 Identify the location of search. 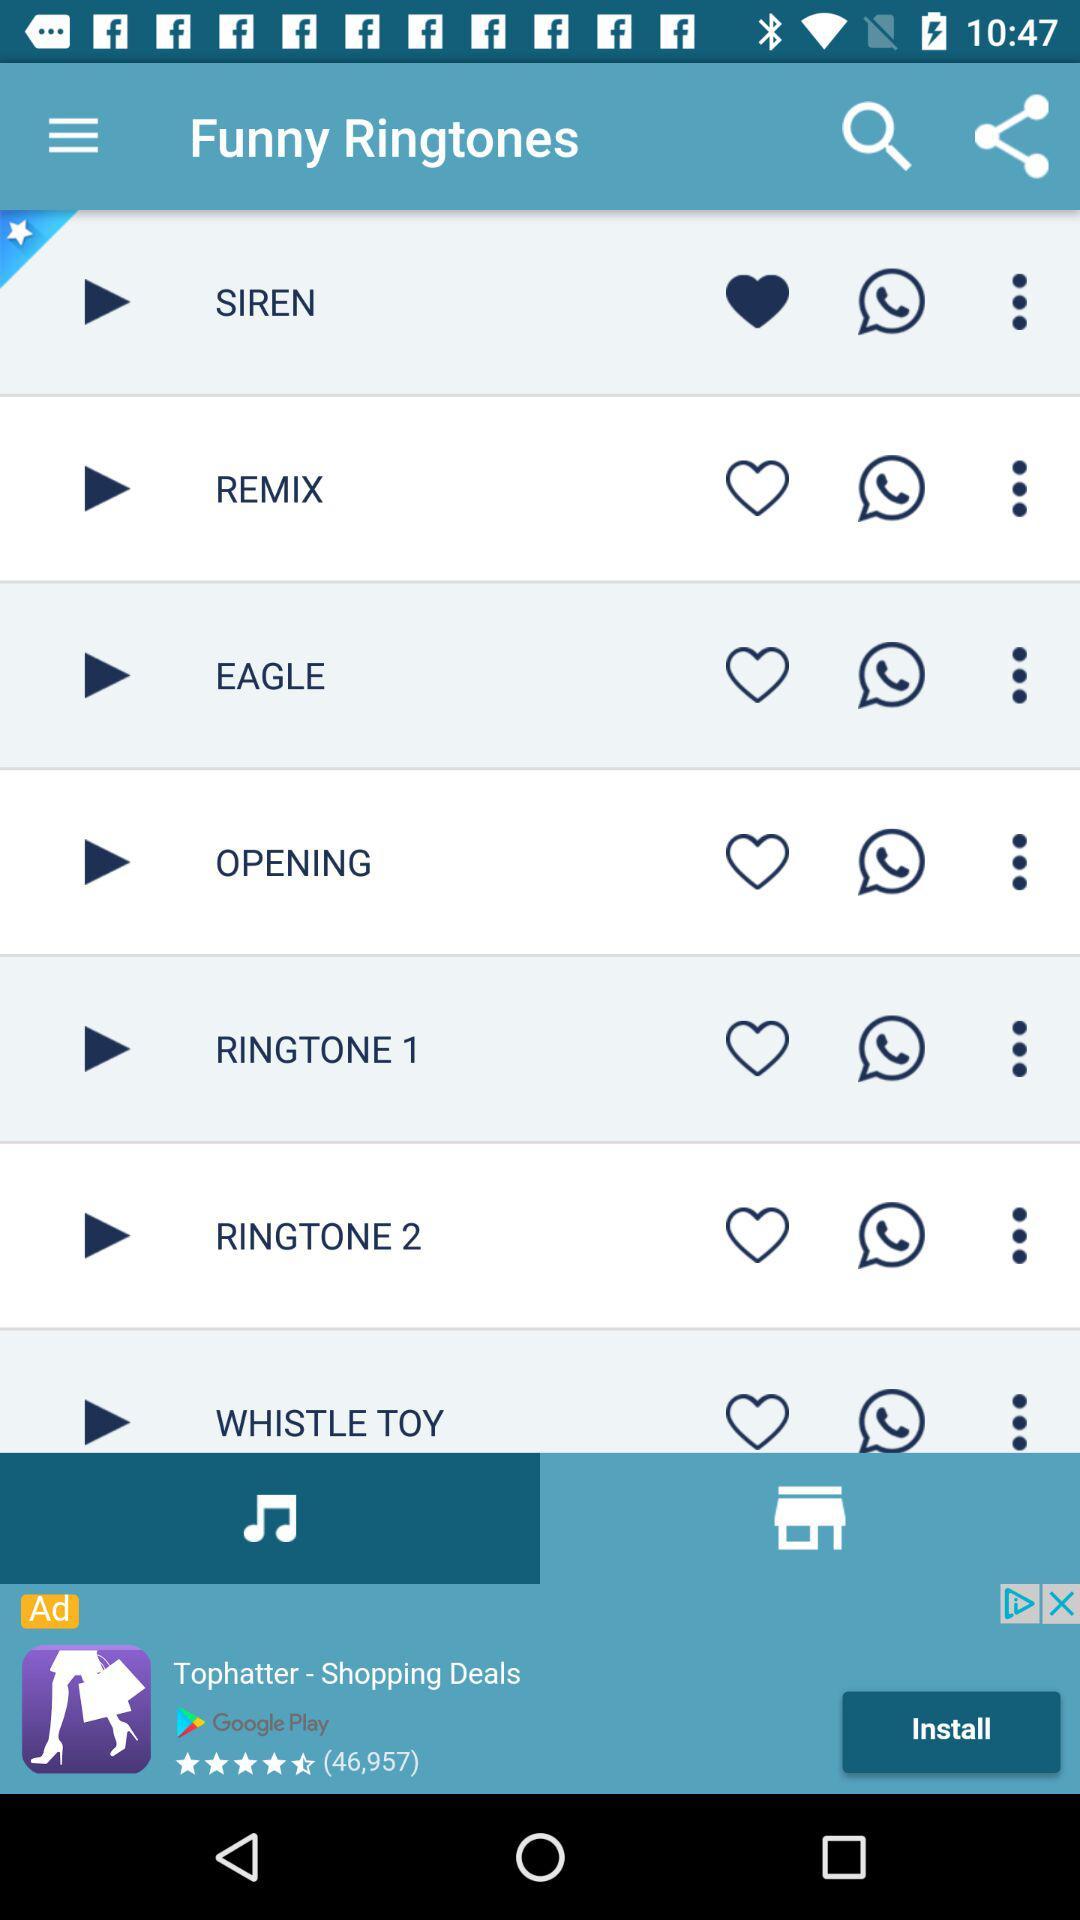
(1019, 1234).